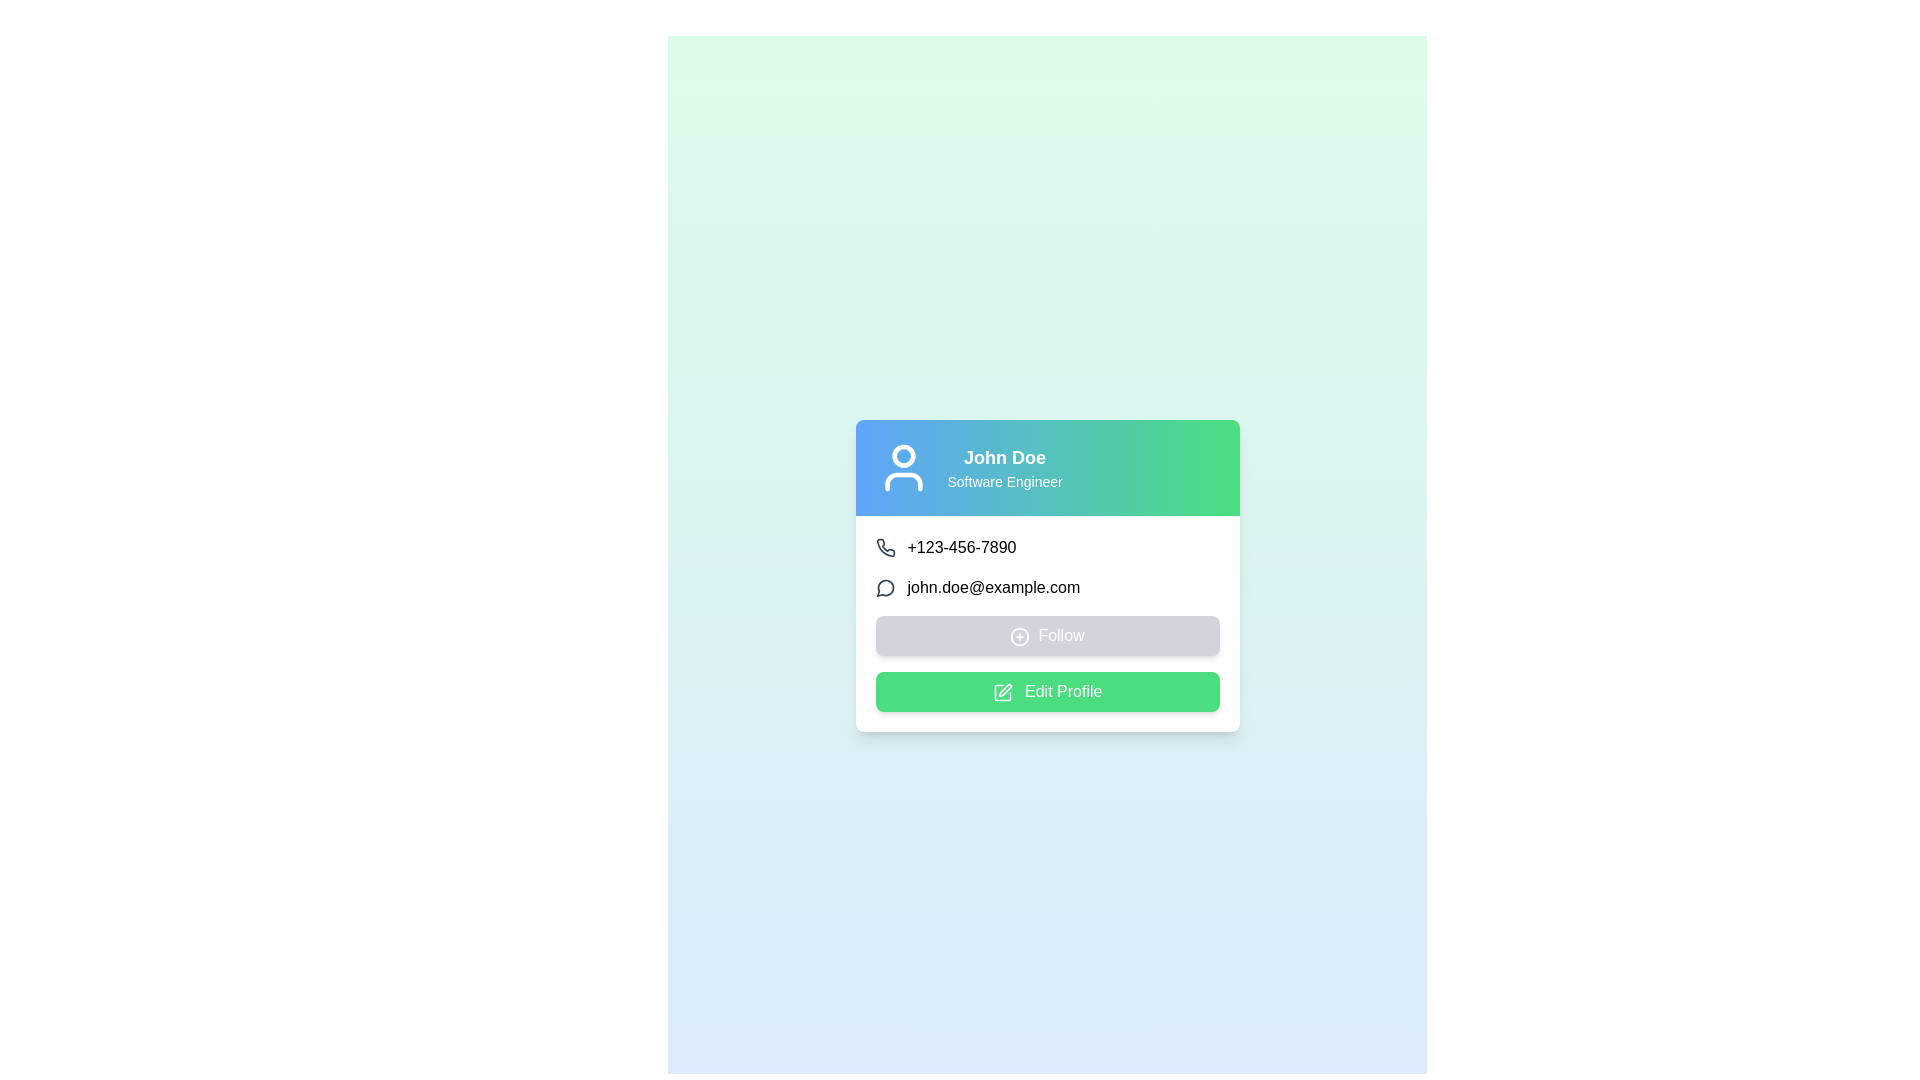 Image resolution: width=1920 pixels, height=1080 pixels. I want to click on the user icon represented by a circular head shape above a semi-circular body, located in the upper-left corner of the card layout, so click(902, 467).